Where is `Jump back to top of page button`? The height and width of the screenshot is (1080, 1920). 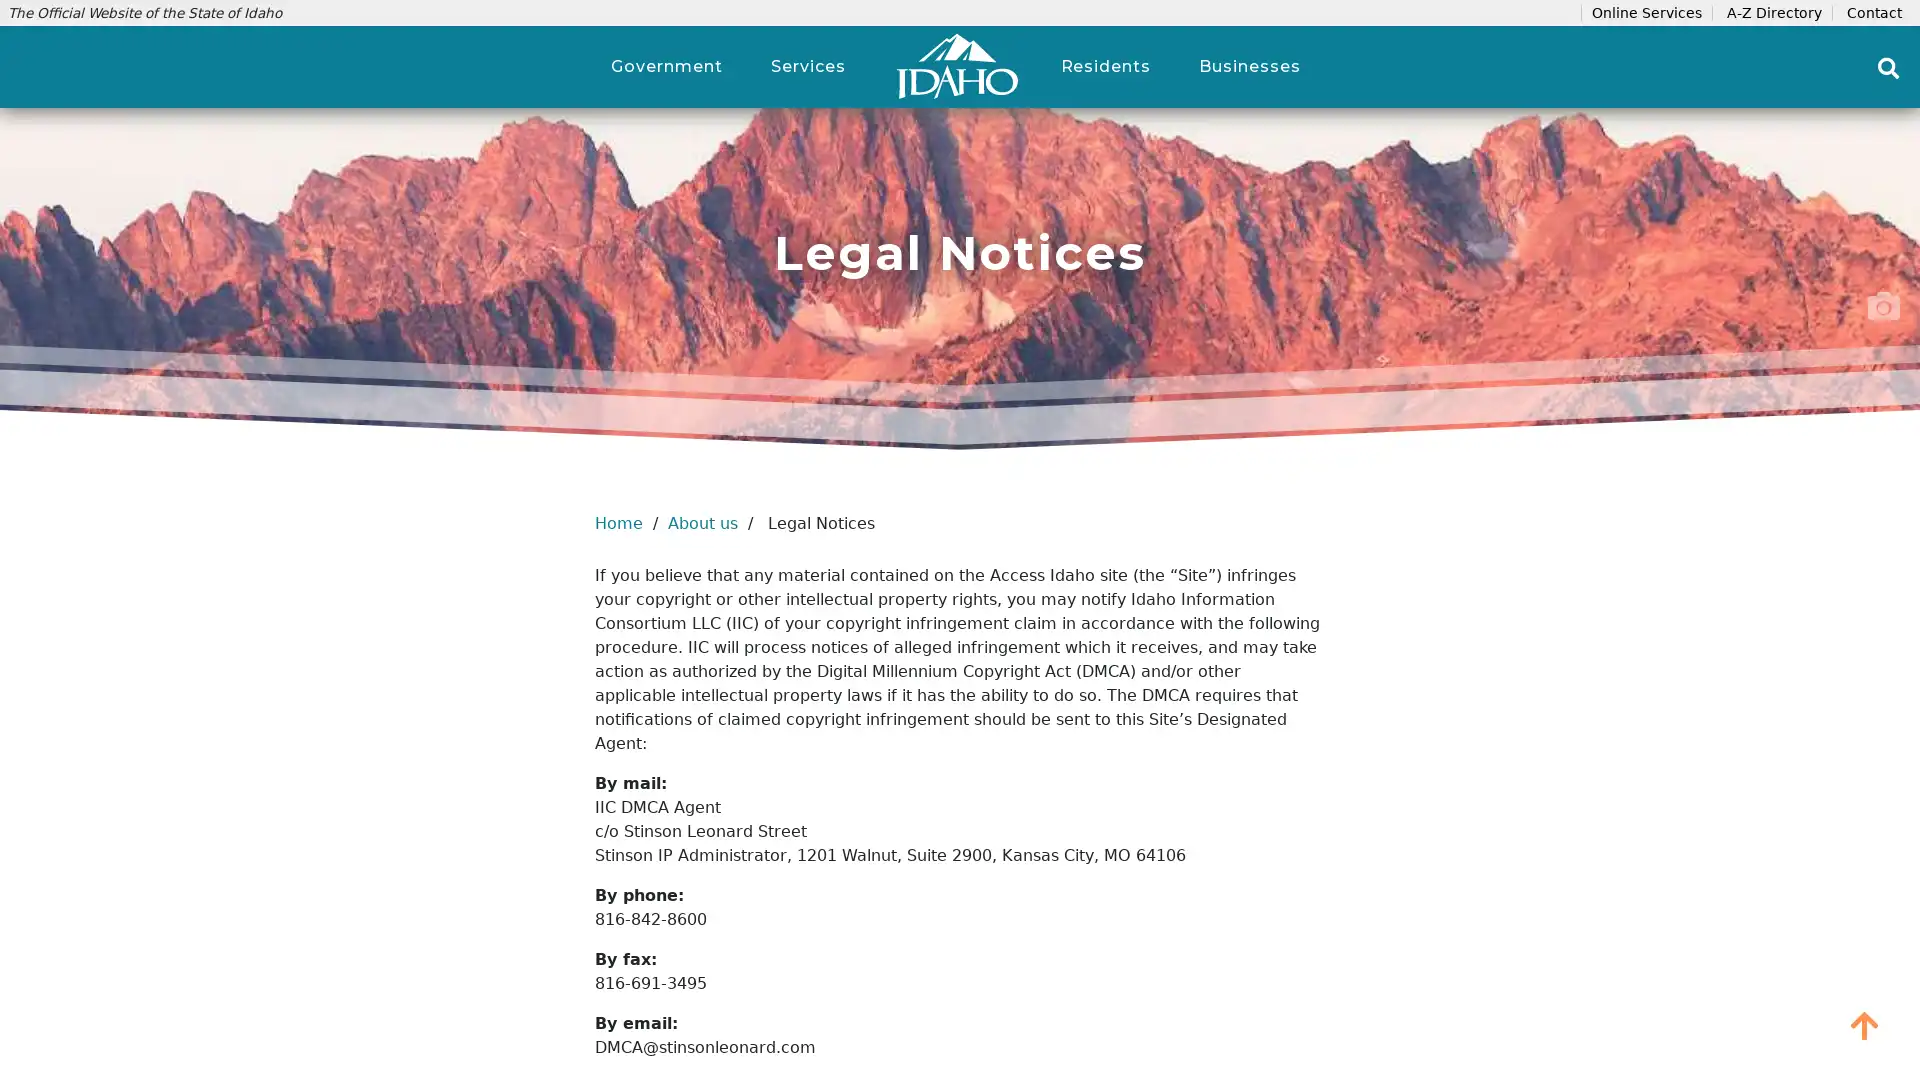
Jump back to top of page button is located at coordinates (1864, 1025).